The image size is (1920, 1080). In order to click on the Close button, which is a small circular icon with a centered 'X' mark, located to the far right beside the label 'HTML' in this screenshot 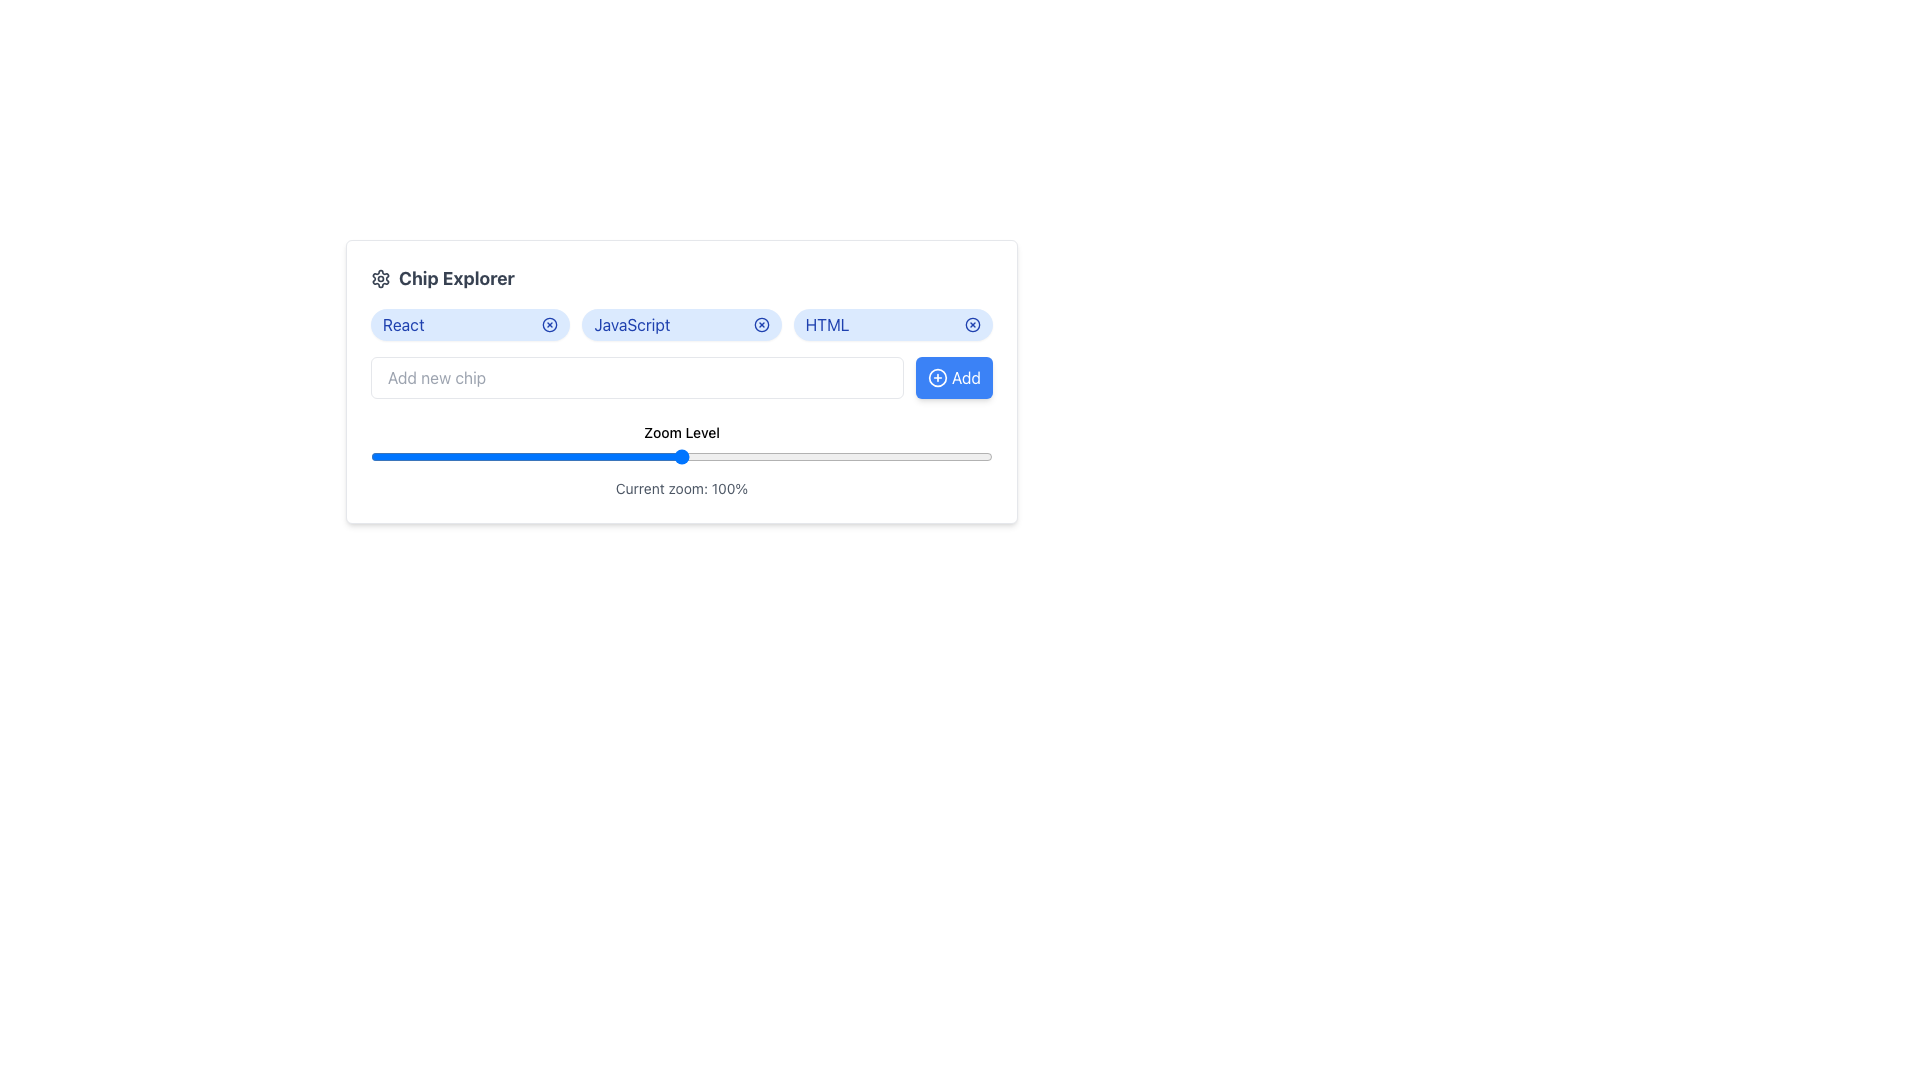, I will do `click(973, 323)`.